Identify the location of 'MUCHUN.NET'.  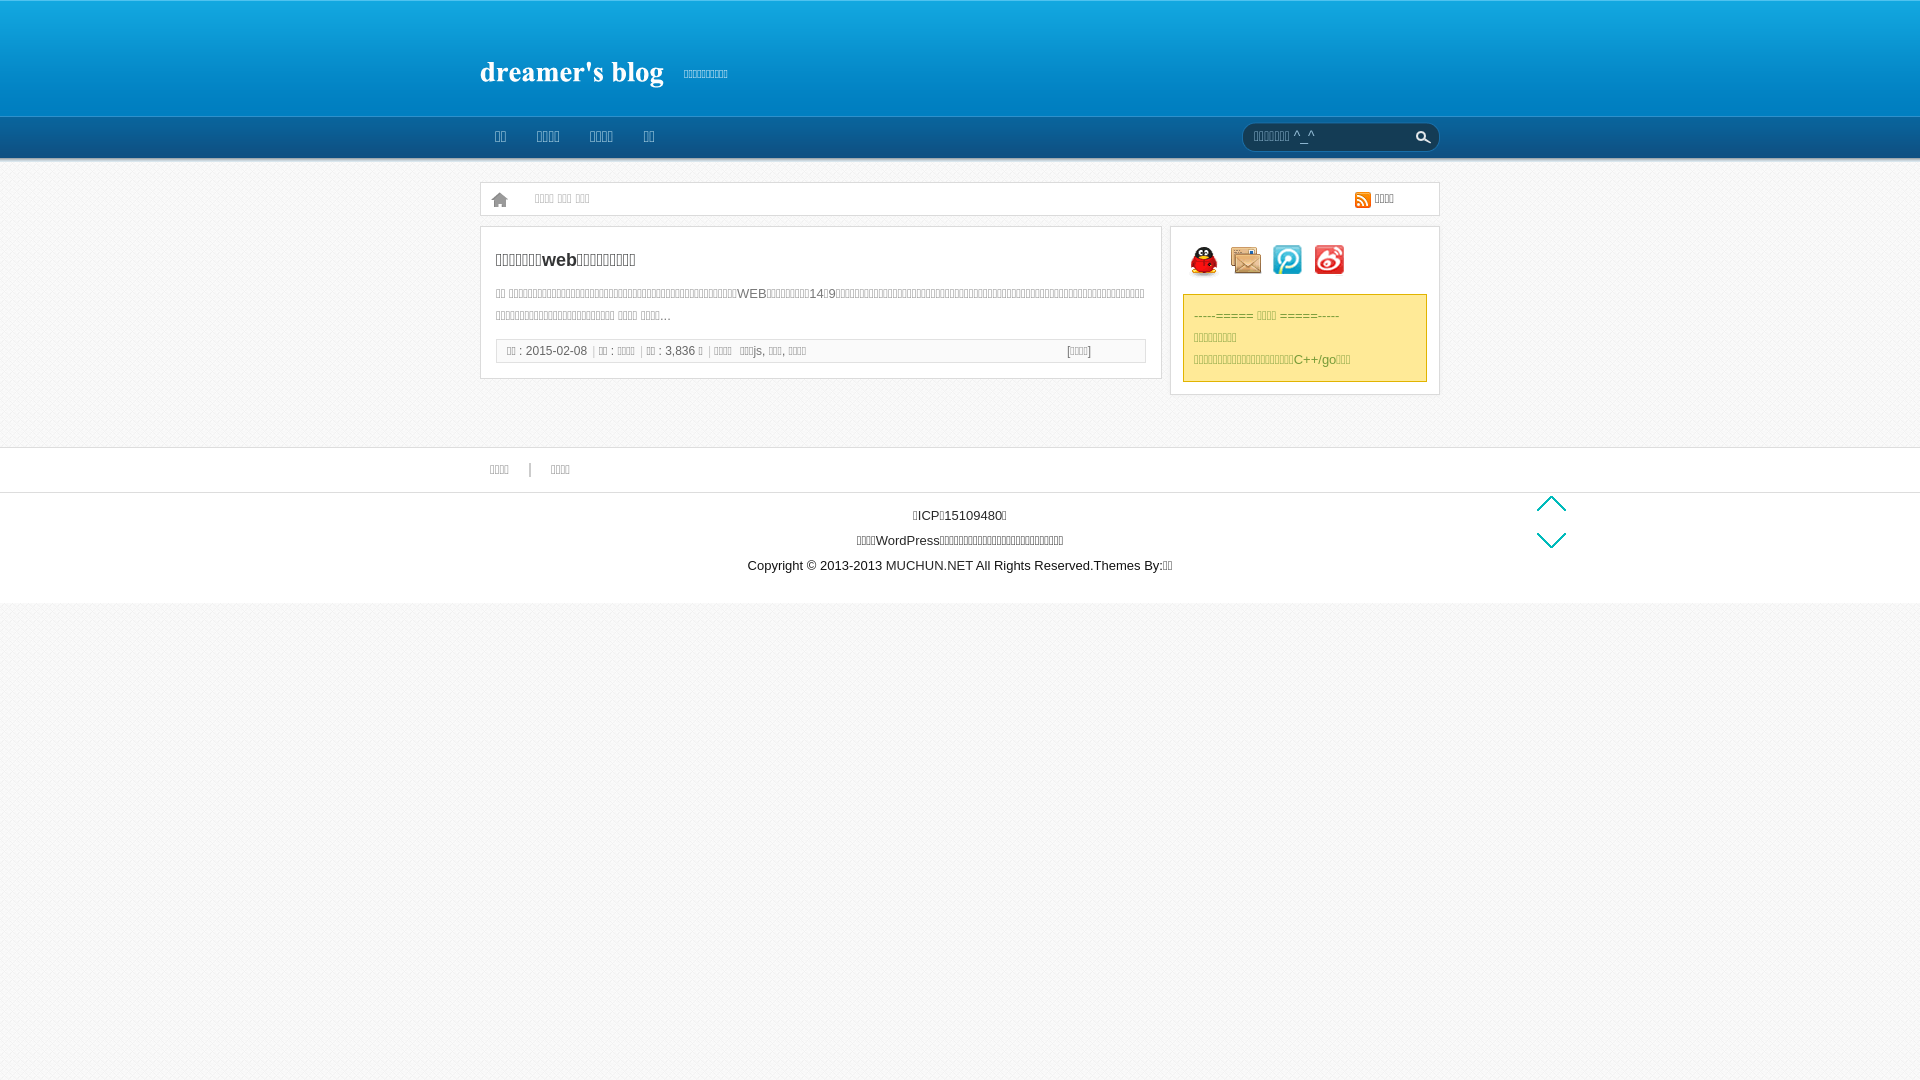
(928, 565).